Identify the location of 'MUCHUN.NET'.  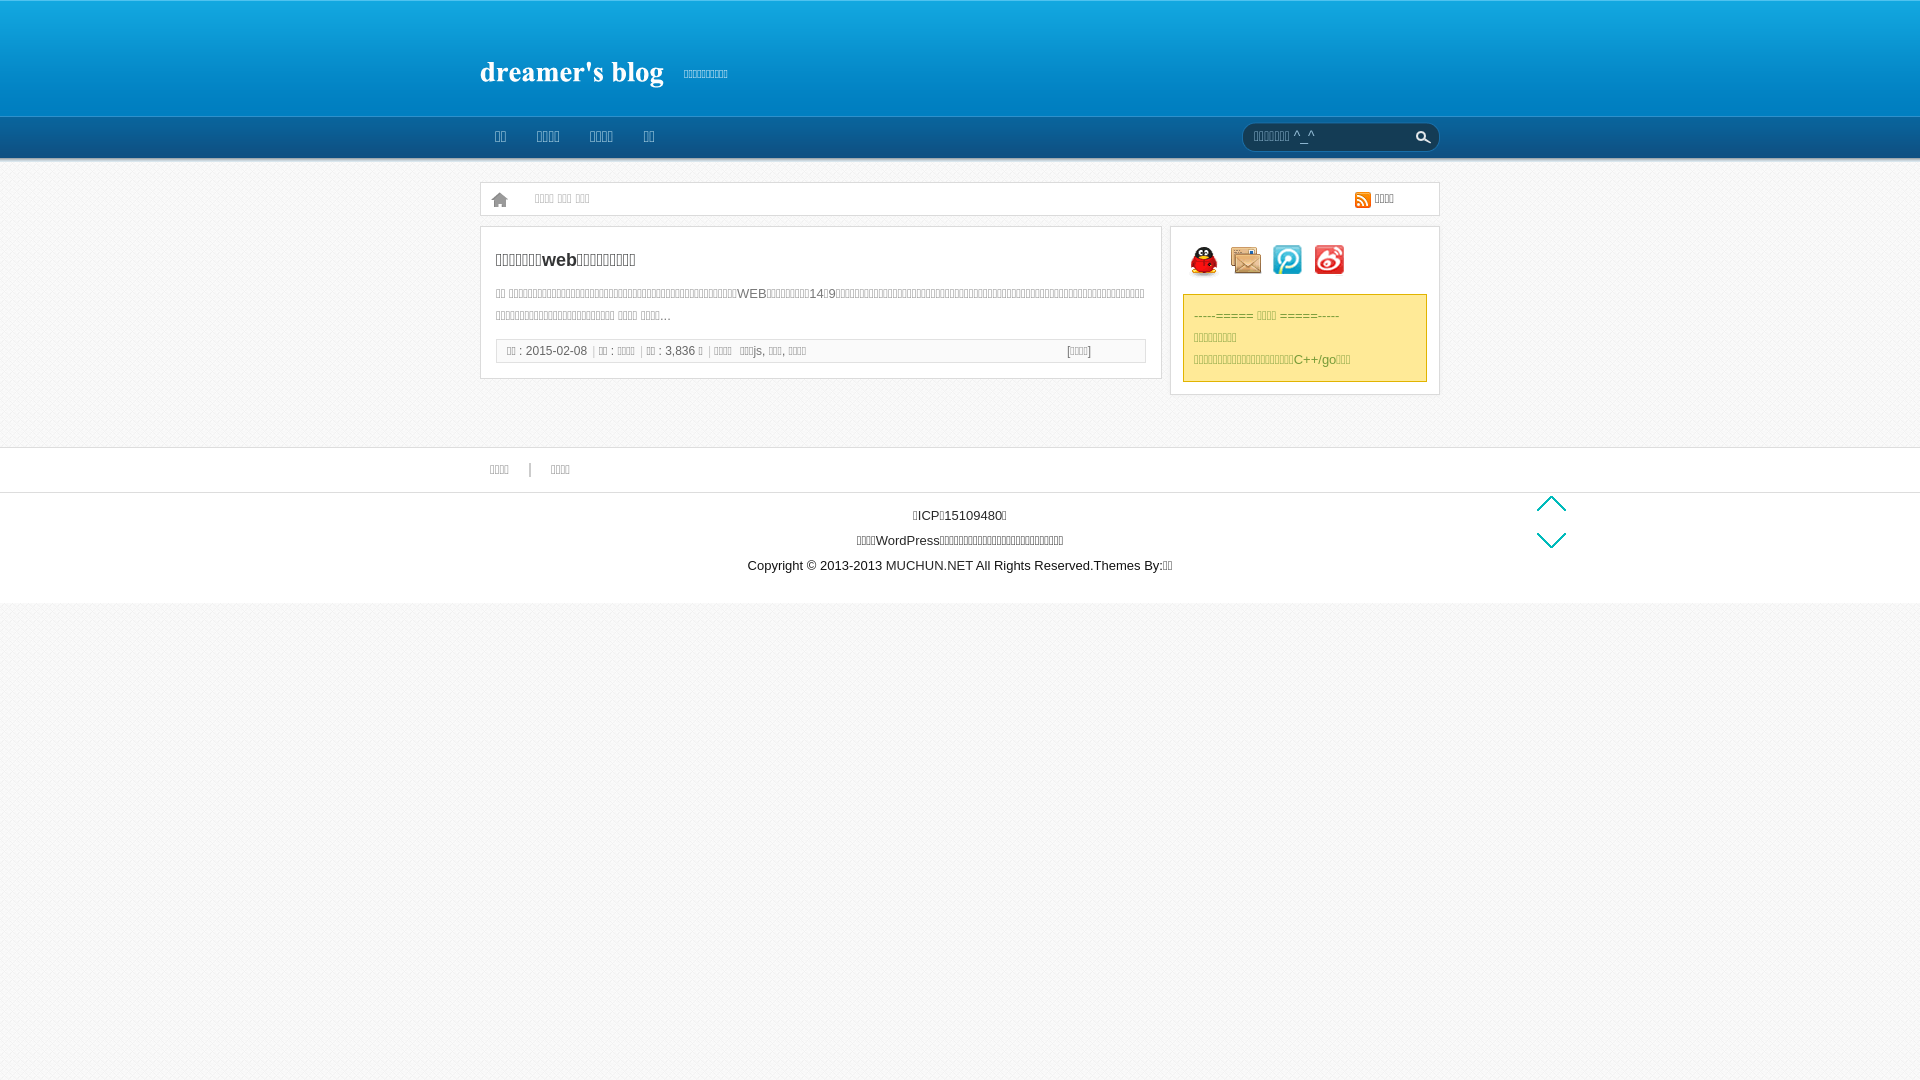
(928, 565).